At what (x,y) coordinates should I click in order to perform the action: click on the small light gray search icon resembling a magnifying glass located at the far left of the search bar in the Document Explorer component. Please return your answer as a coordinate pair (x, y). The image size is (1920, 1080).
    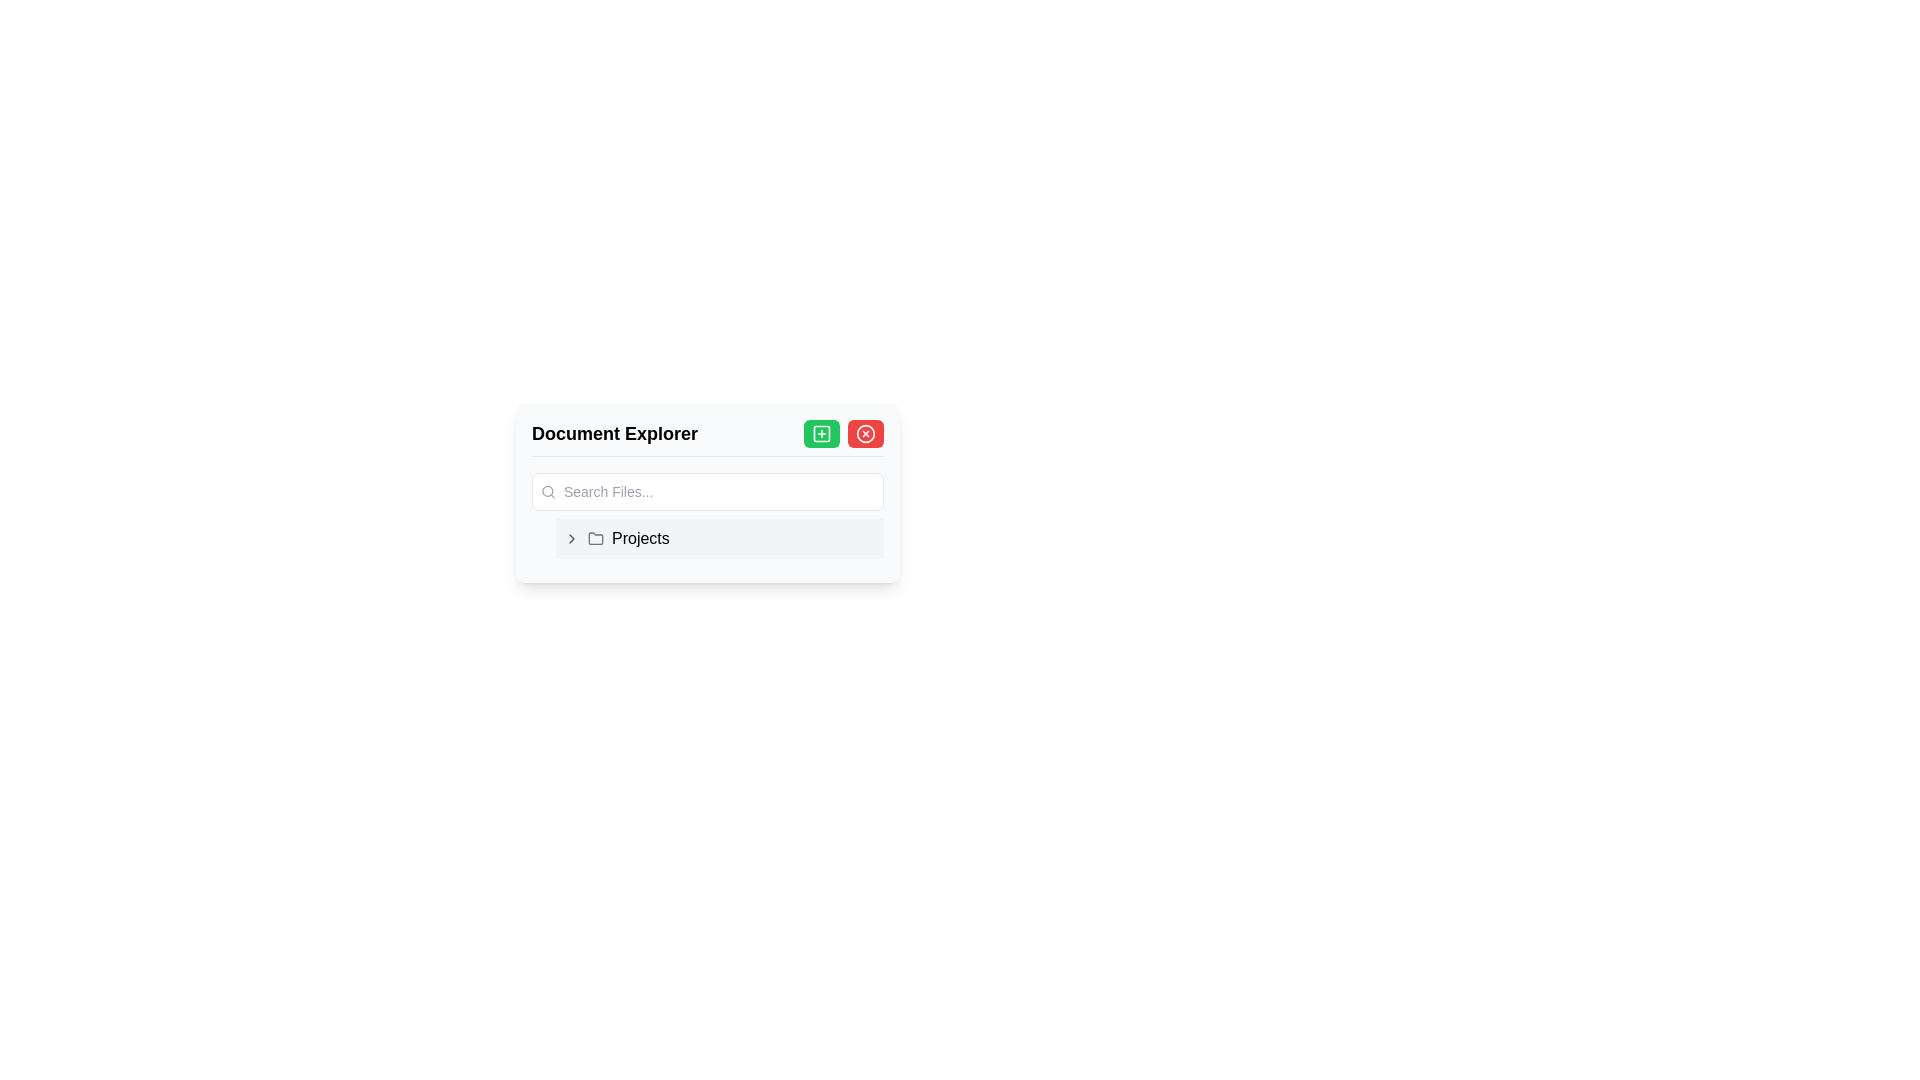
    Looking at the image, I should click on (548, 492).